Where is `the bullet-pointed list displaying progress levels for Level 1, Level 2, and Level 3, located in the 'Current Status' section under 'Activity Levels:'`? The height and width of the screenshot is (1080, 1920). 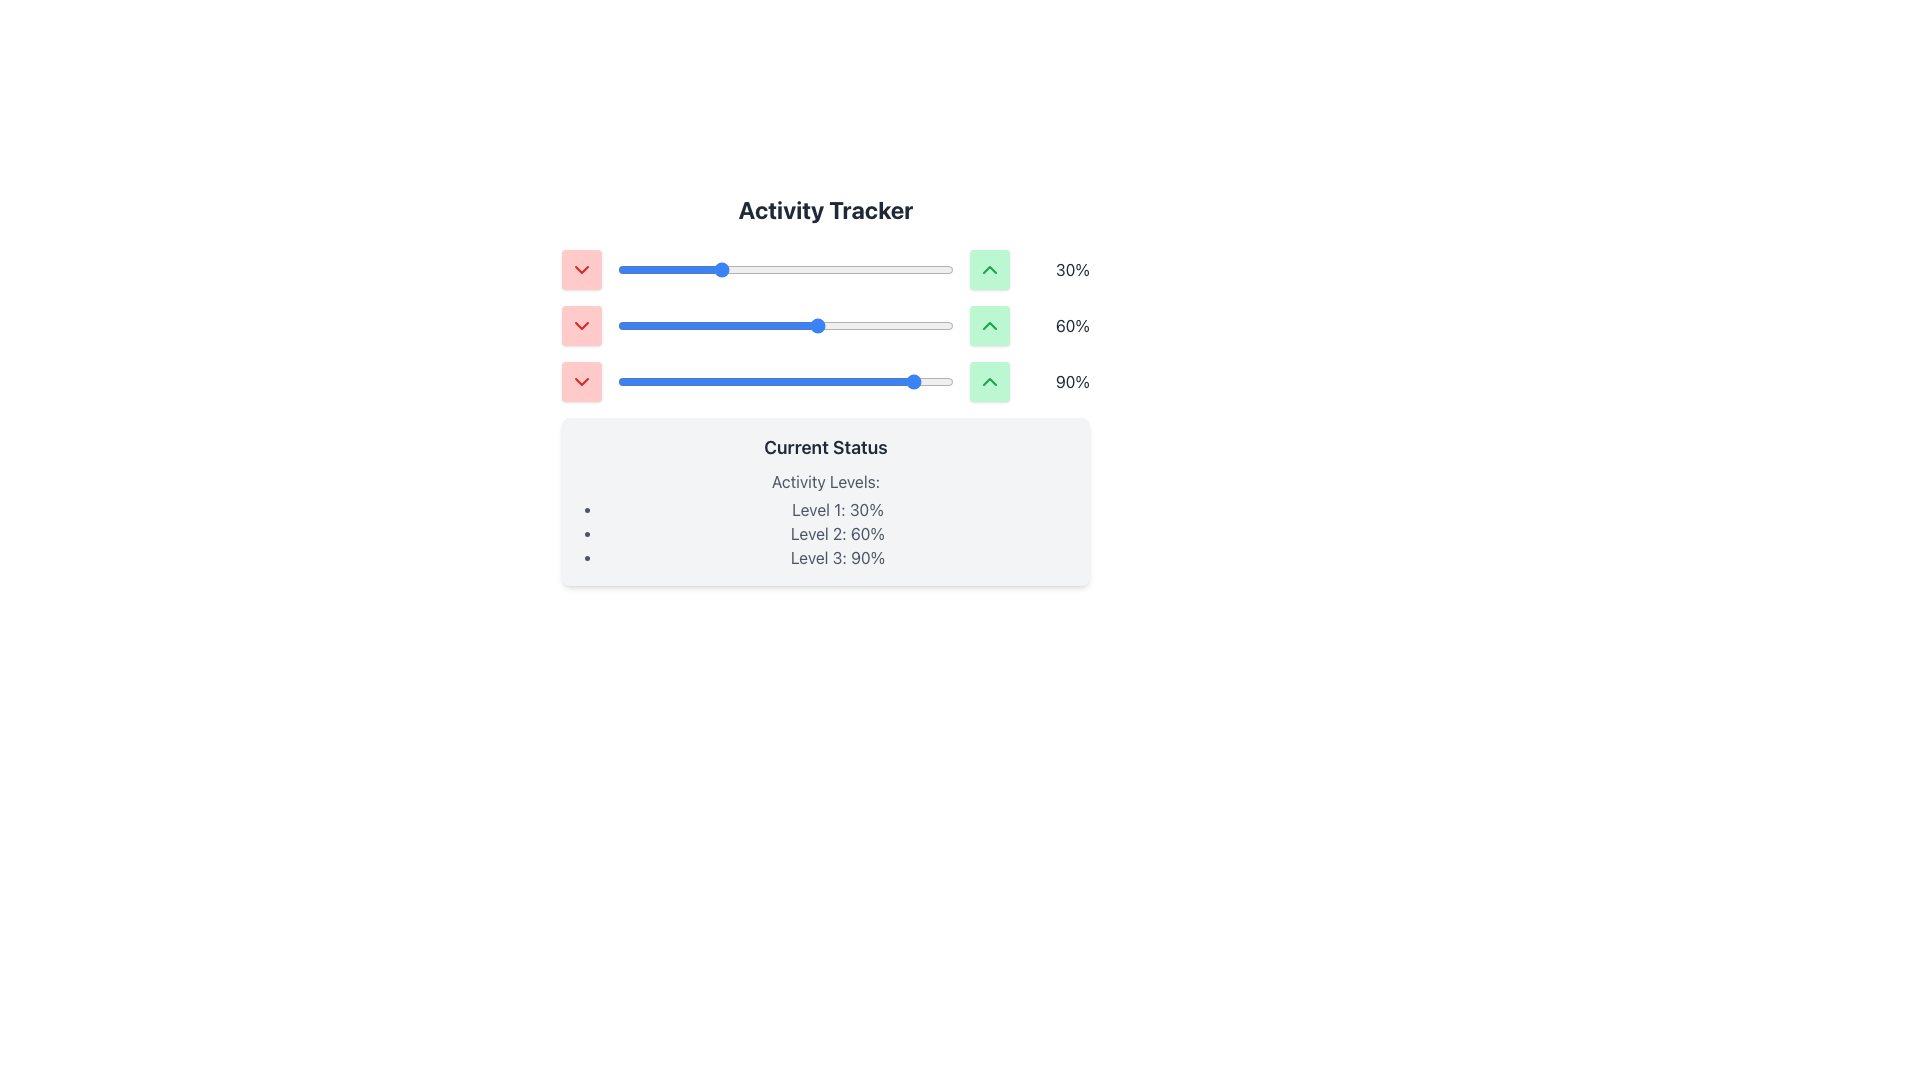
the bullet-pointed list displaying progress levels for Level 1, Level 2, and Level 3, located in the 'Current Status' section under 'Activity Levels:' is located at coordinates (838, 532).